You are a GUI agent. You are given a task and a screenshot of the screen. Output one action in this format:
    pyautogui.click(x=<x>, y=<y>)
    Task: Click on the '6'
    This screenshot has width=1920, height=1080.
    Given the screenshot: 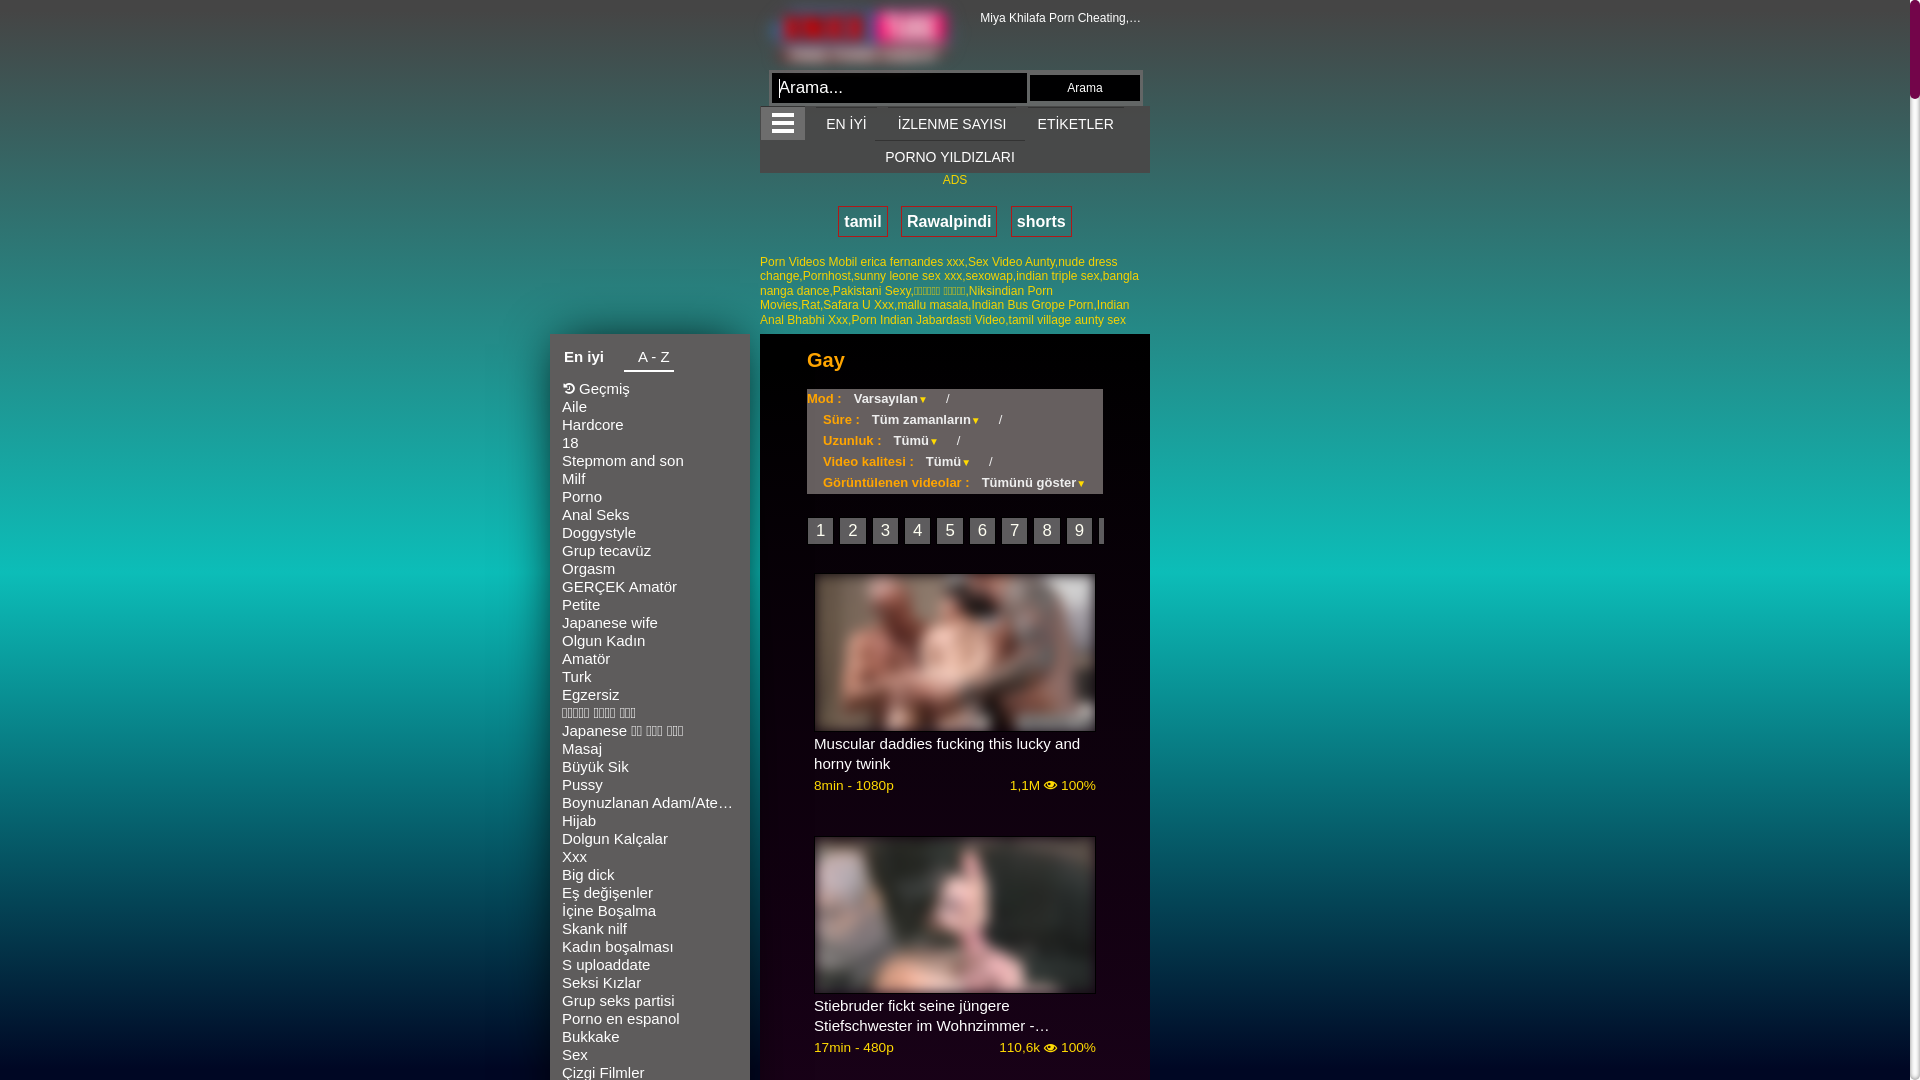 What is the action you would take?
    pyautogui.click(x=982, y=530)
    